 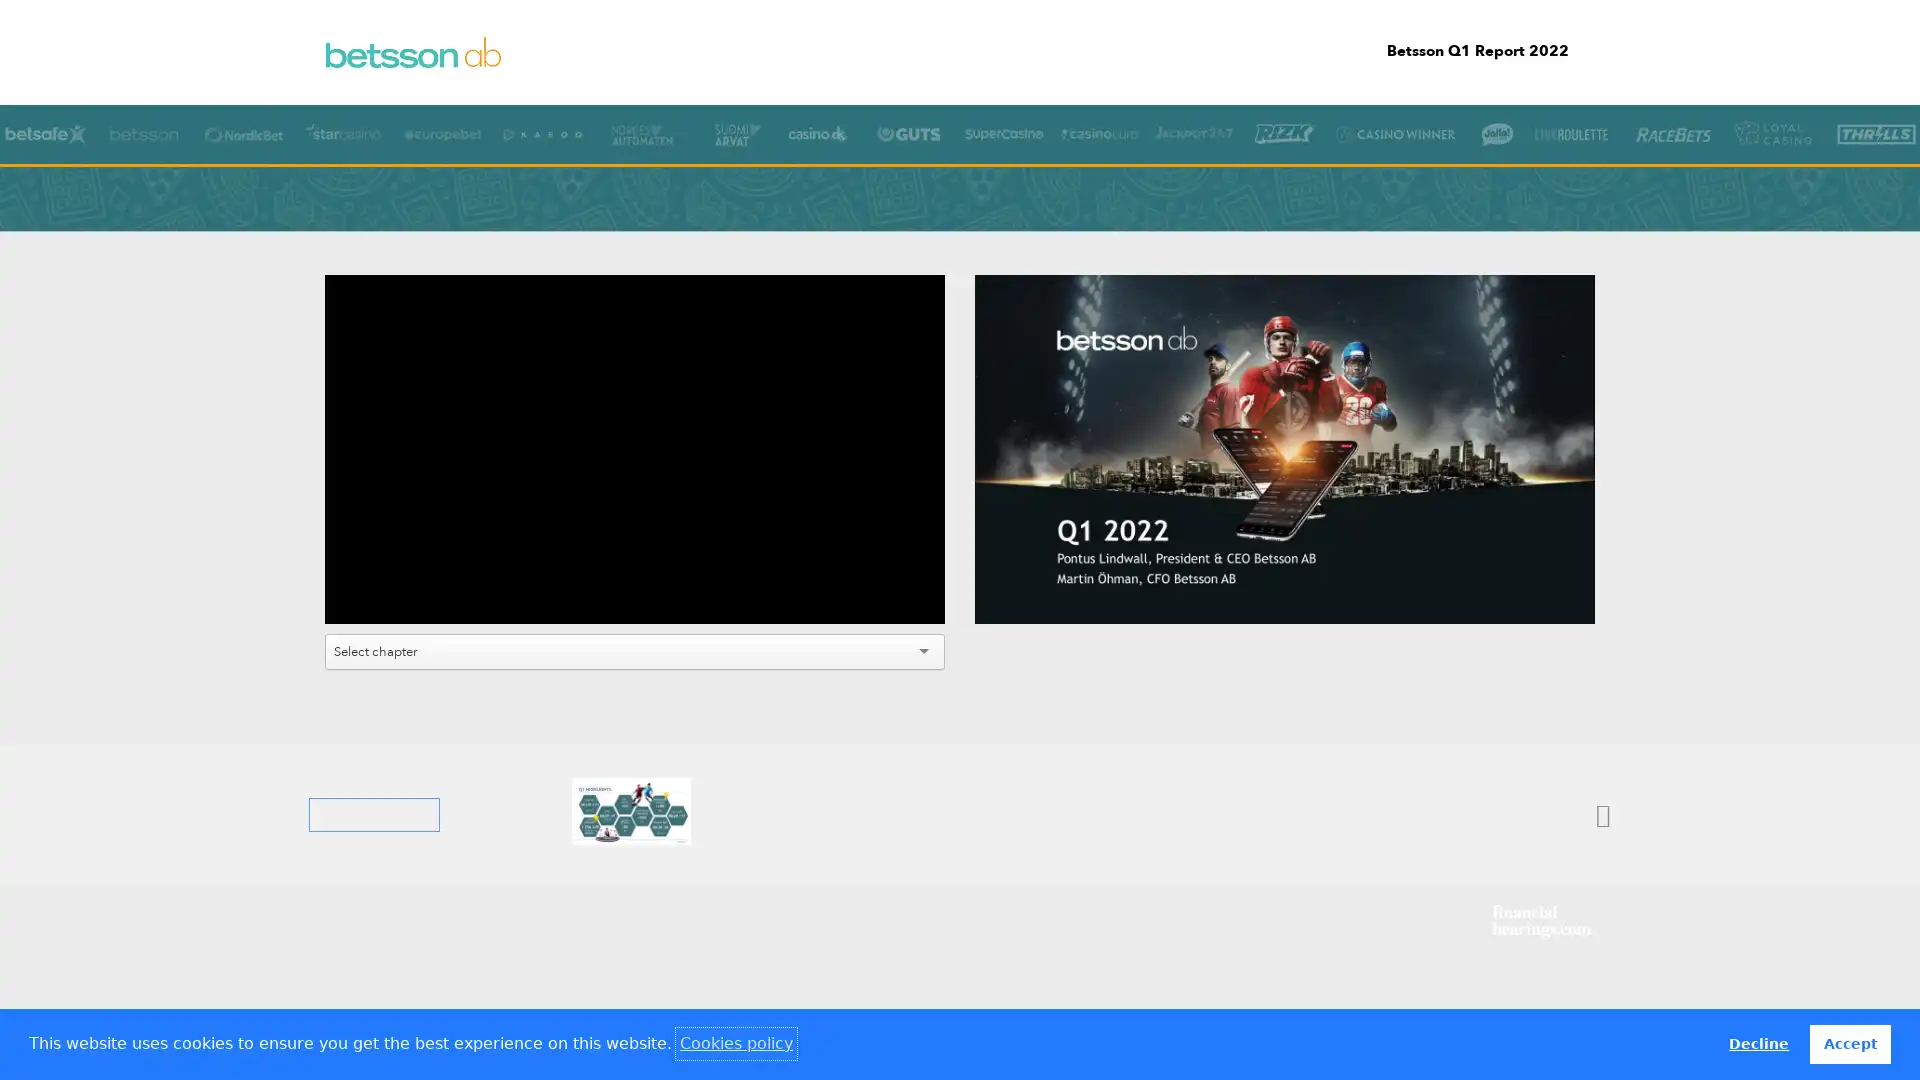 What do you see at coordinates (355, 592) in the screenshot?
I see `Play` at bounding box center [355, 592].